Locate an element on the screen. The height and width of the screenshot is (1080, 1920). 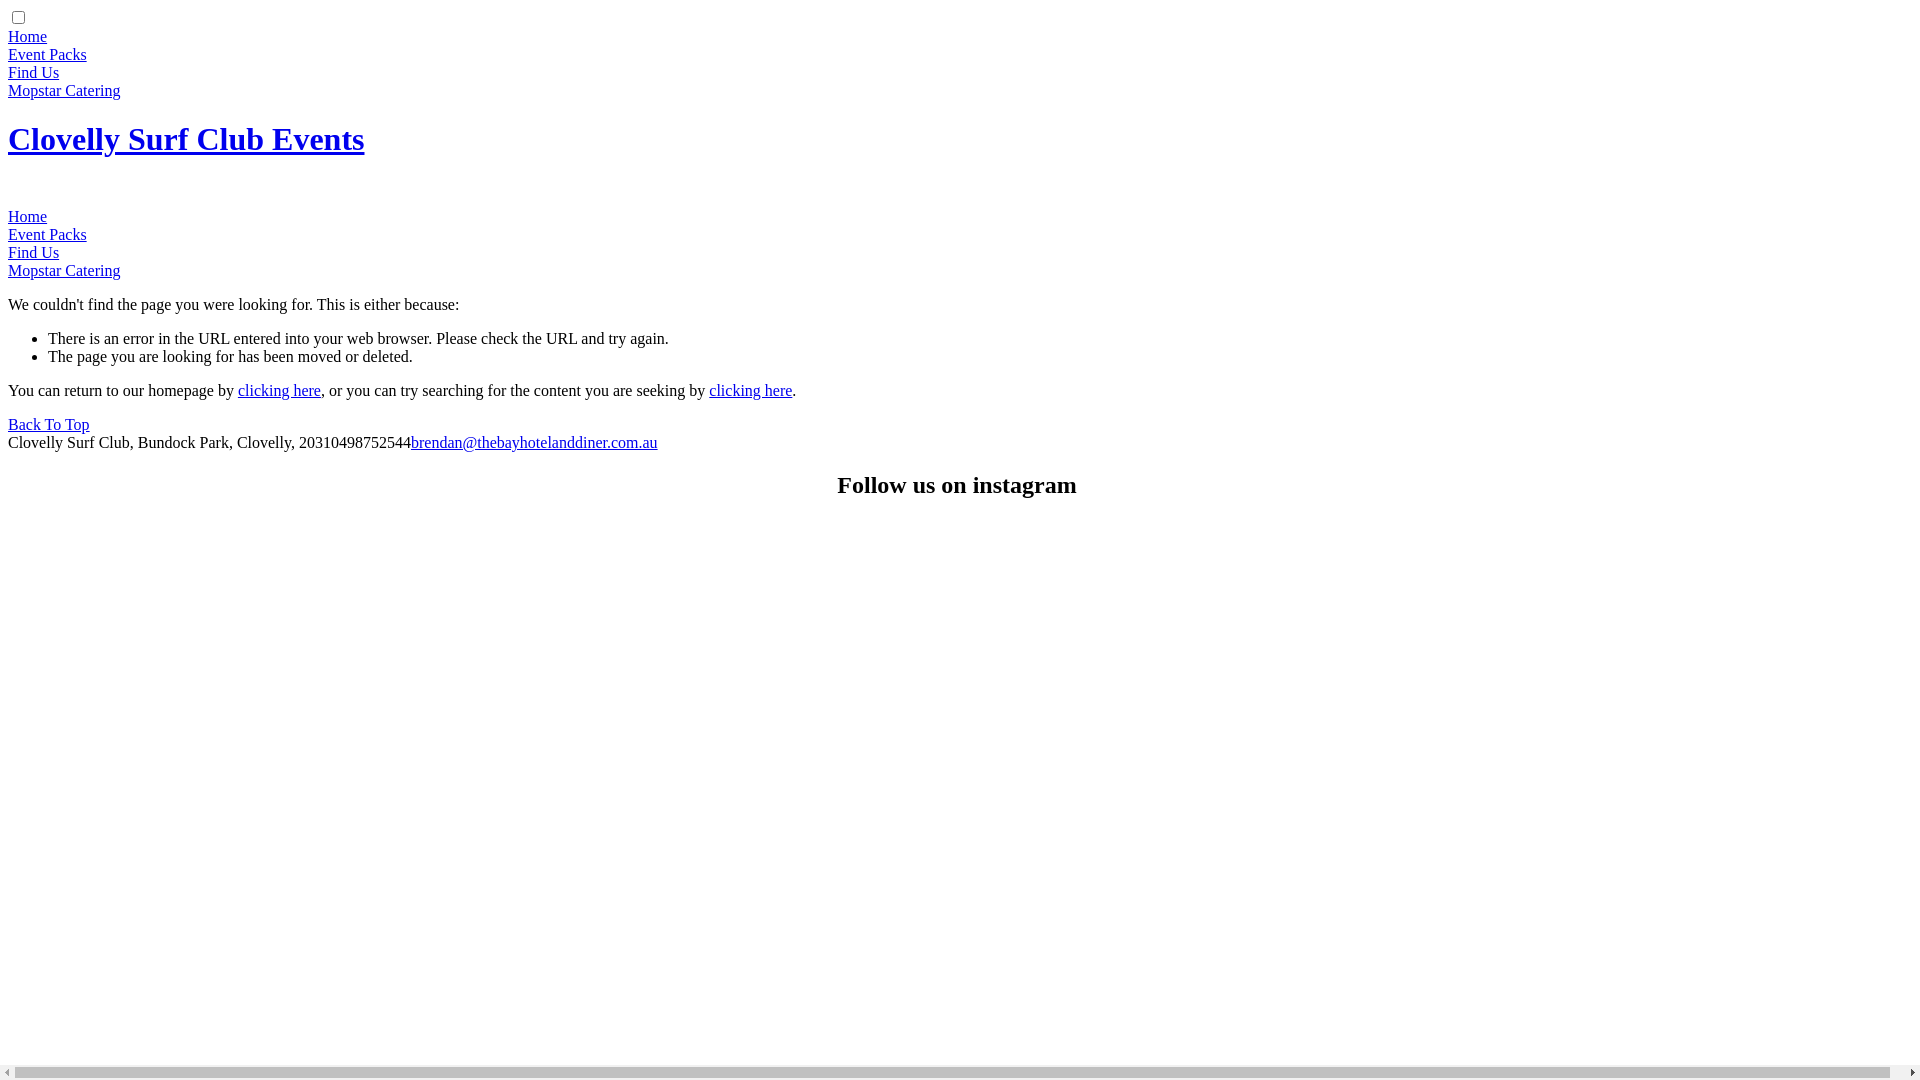
'Back To Top' is located at coordinates (48, 423).